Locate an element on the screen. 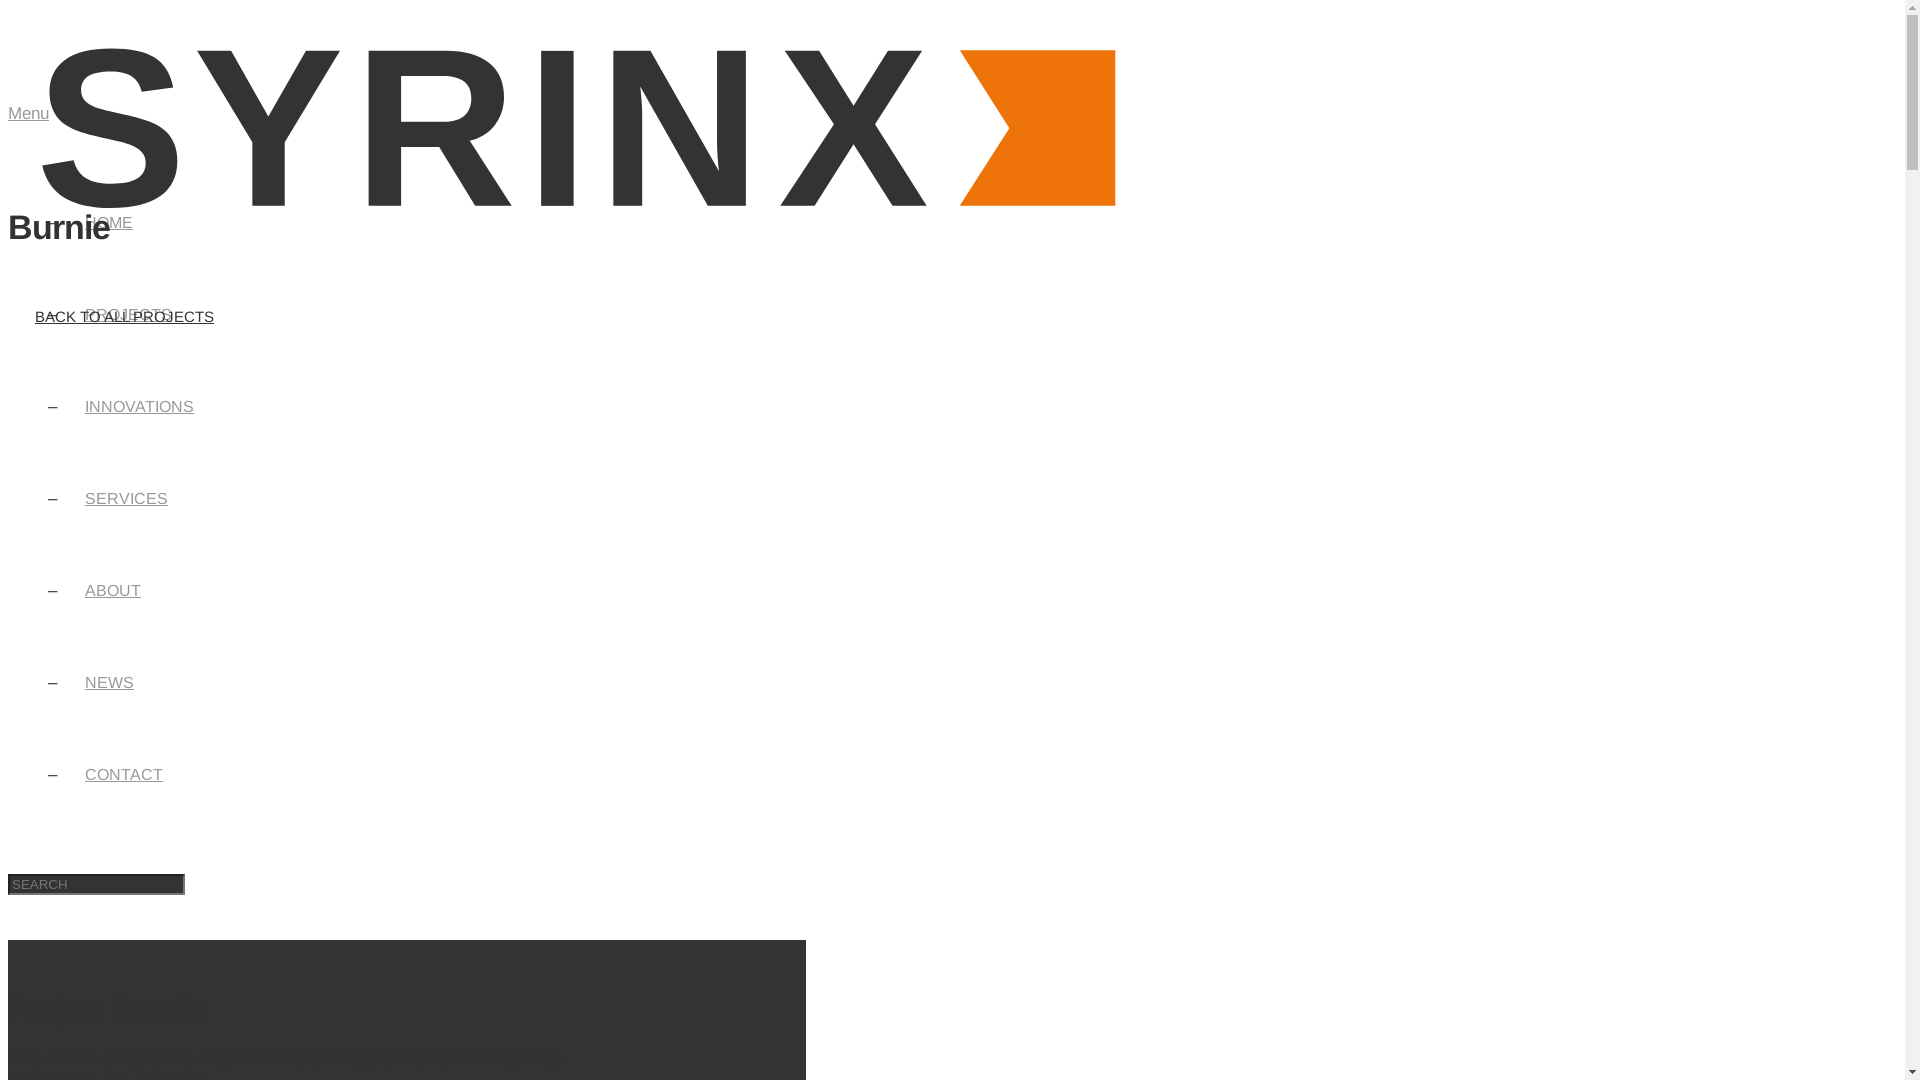 This screenshot has width=1920, height=1080. 'Menu' is located at coordinates (8, 113).